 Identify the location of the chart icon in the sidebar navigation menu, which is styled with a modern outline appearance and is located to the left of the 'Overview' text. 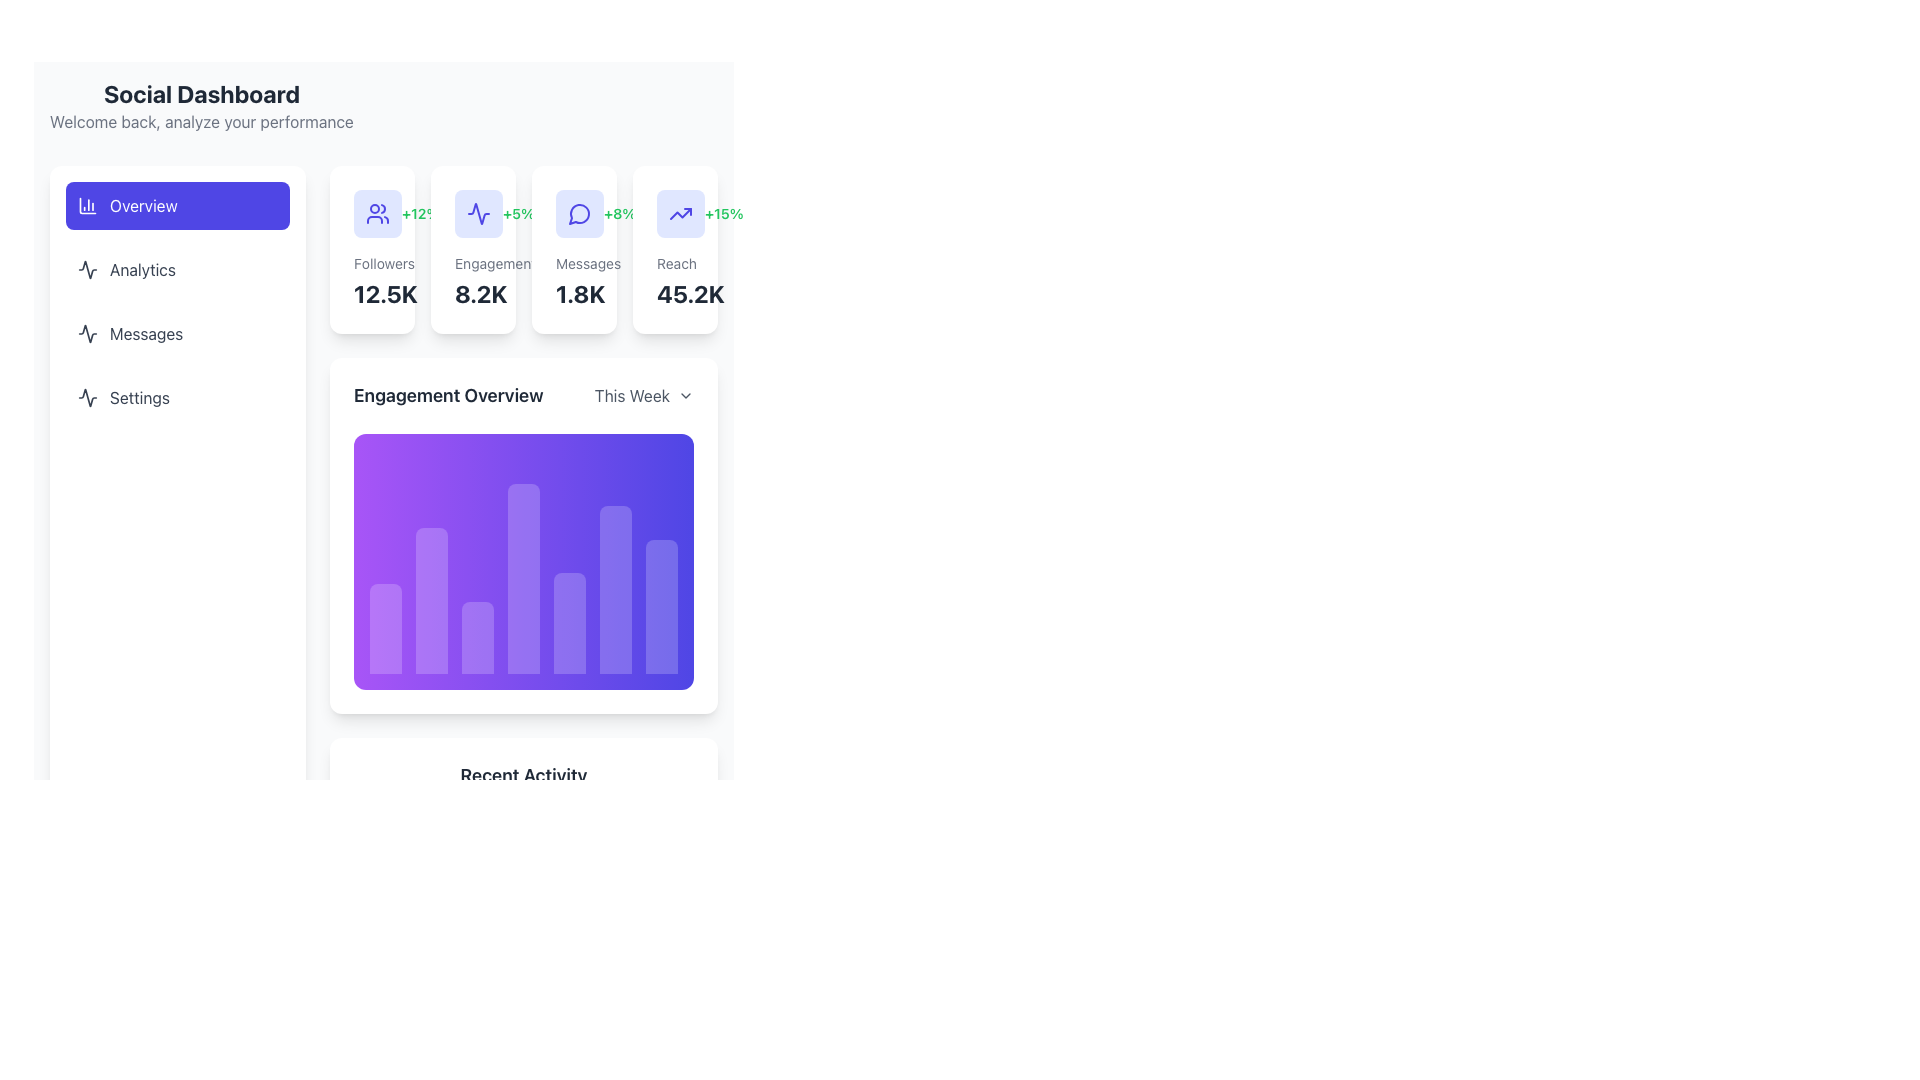
(86, 205).